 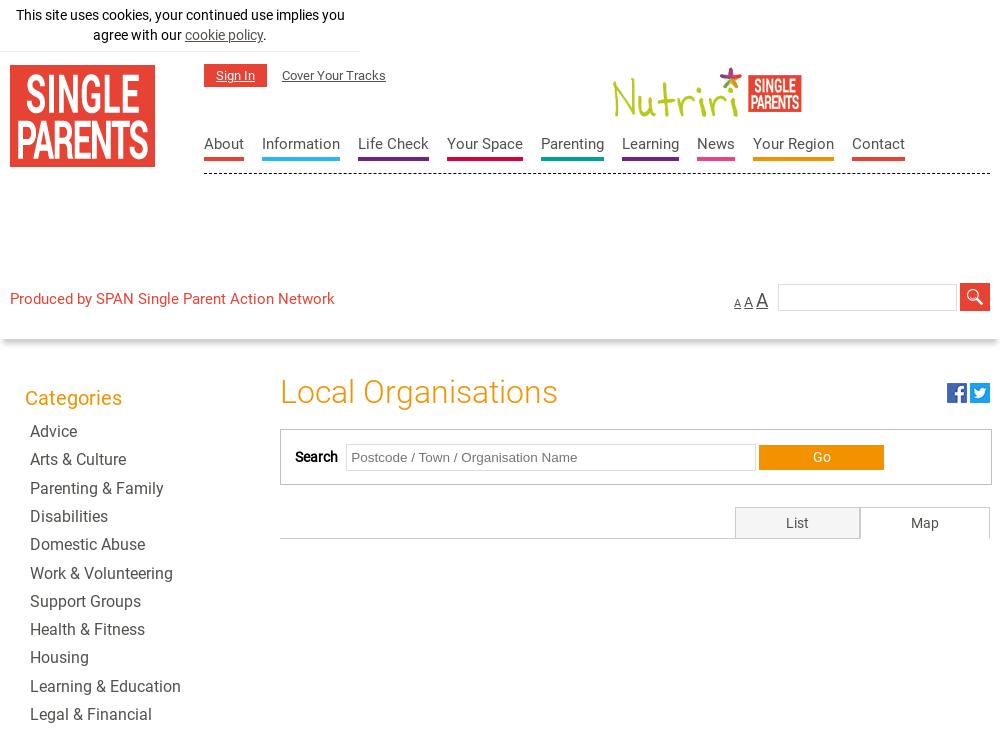 I want to click on 'News', so click(x=696, y=144).